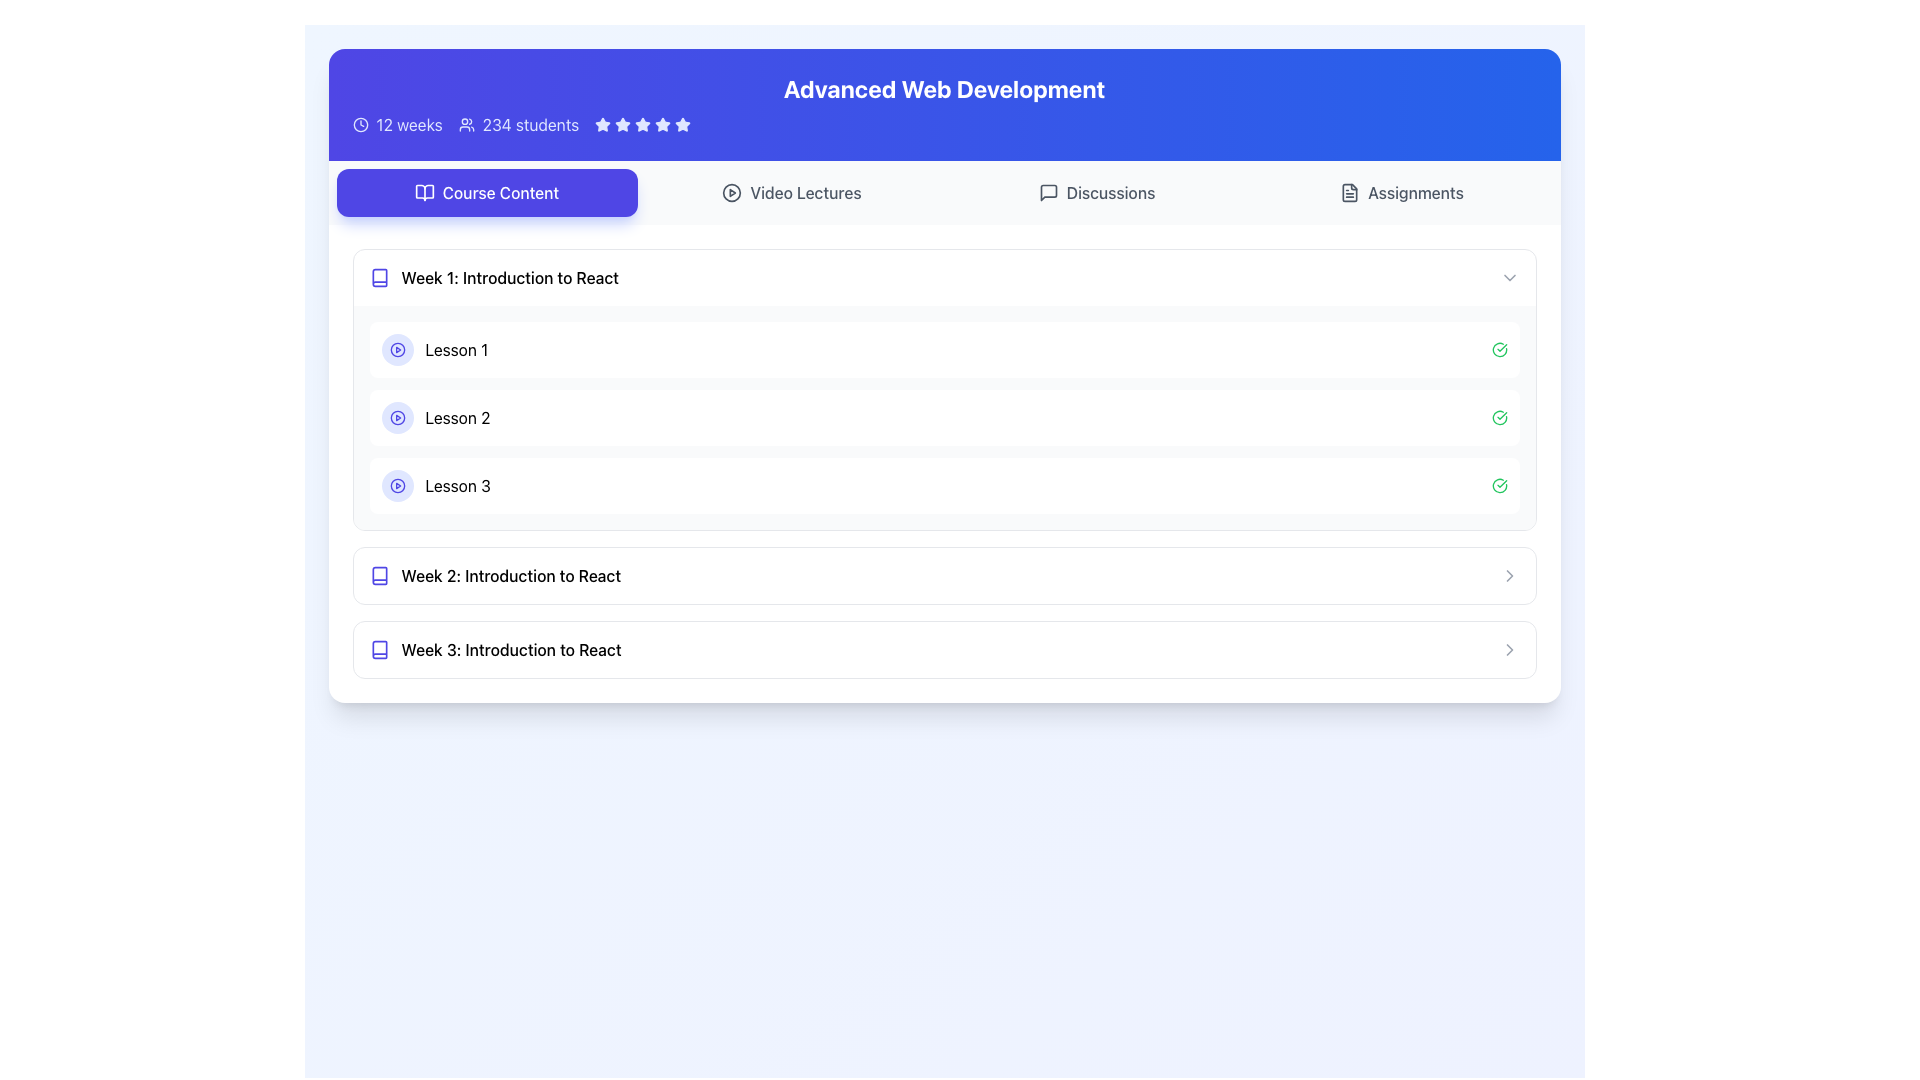 This screenshot has width=1920, height=1080. I want to click on the Interactive List Item titled 'Lesson 3', so click(943, 486).